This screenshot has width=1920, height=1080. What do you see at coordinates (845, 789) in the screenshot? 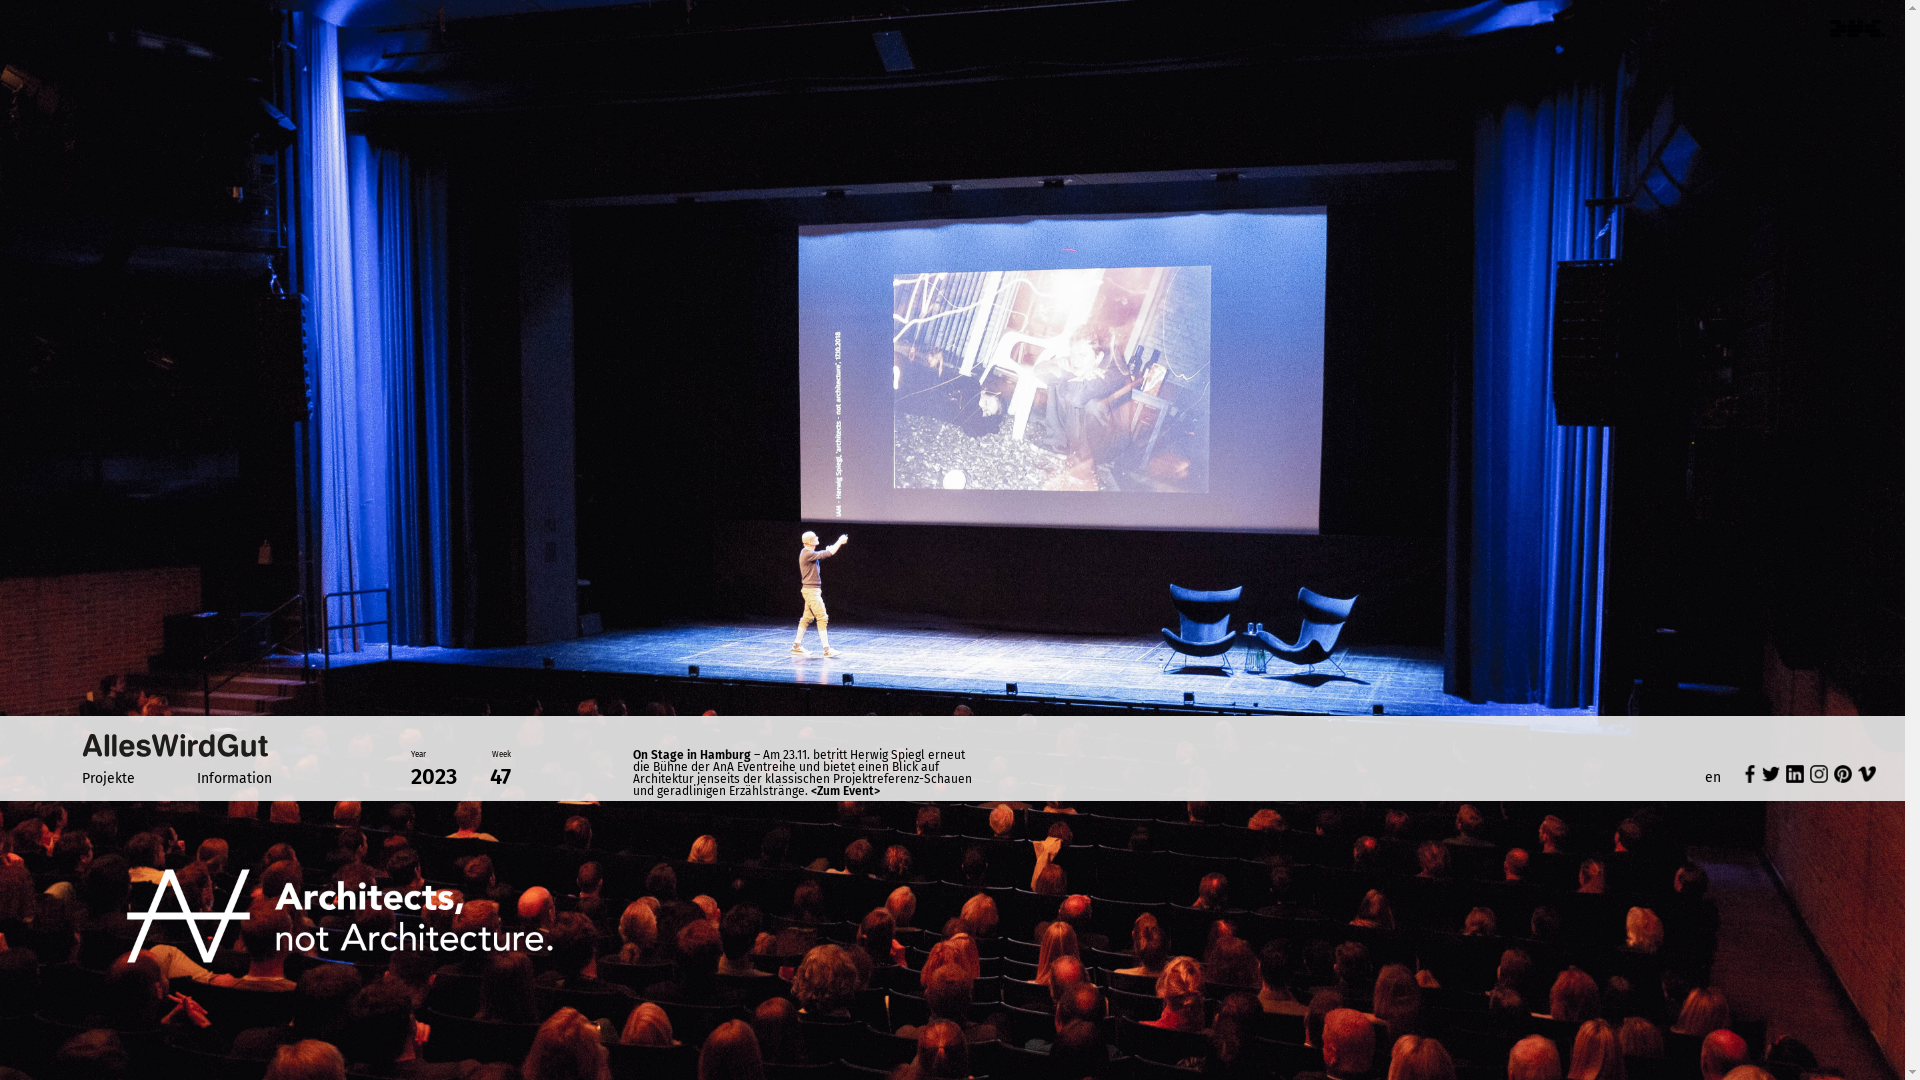
I see `'<Zum Event>'` at bounding box center [845, 789].